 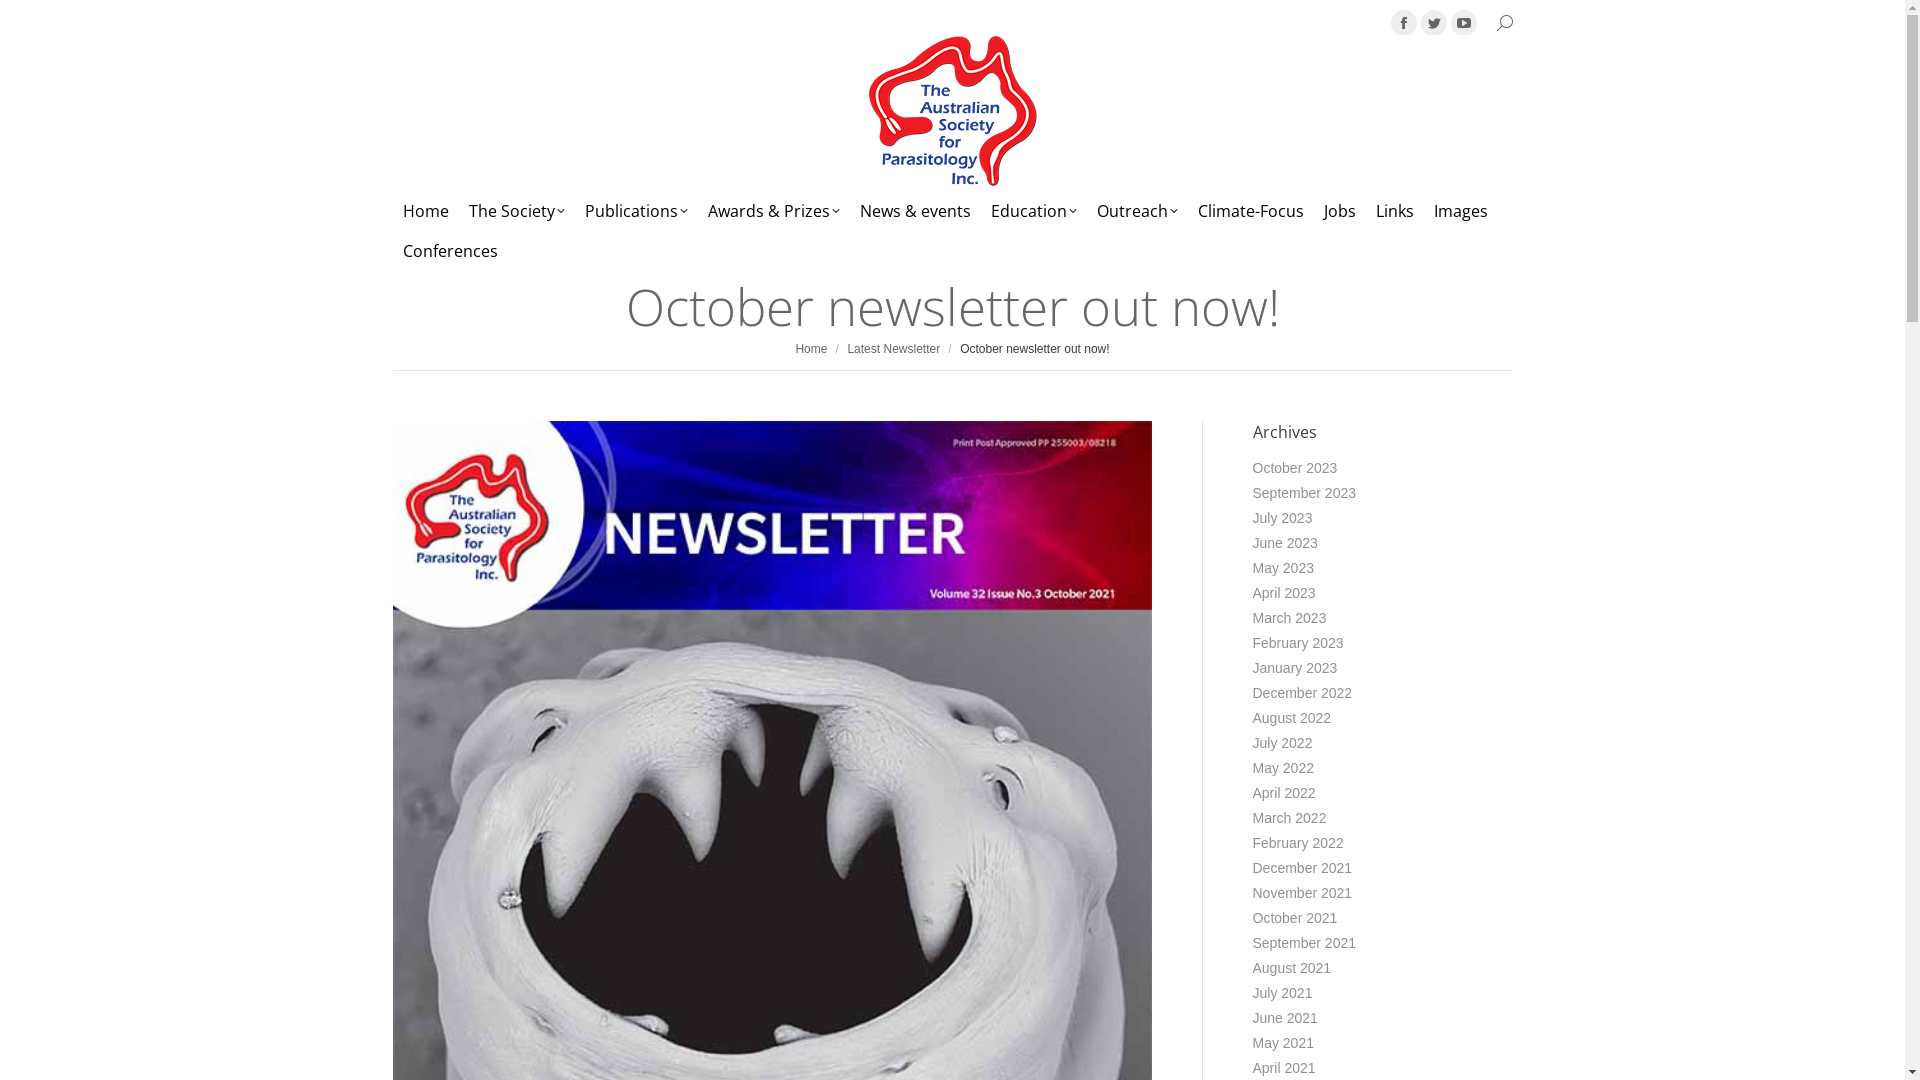 I want to click on 'March 2023', so click(x=1289, y=616).